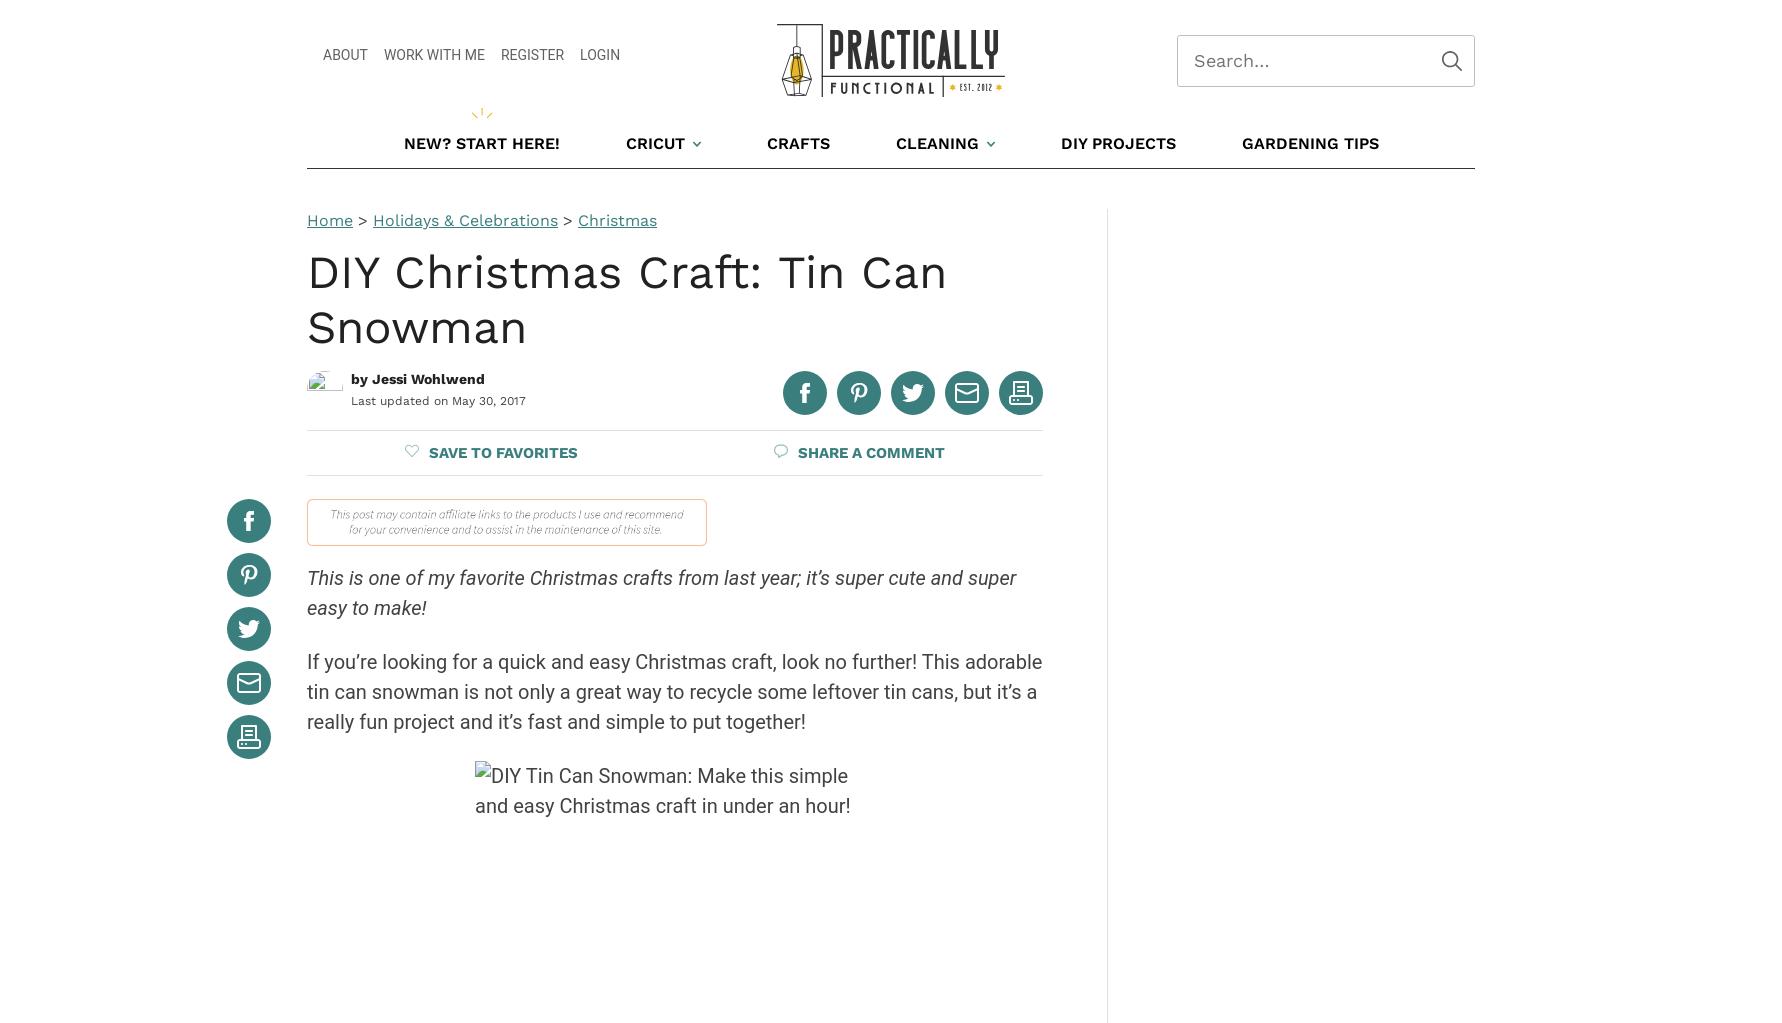 The width and height of the screenshot is (1782, 1023). Describe the element at coordinates (797, 451) in the screenshot. I see `'Share a'` at that location.